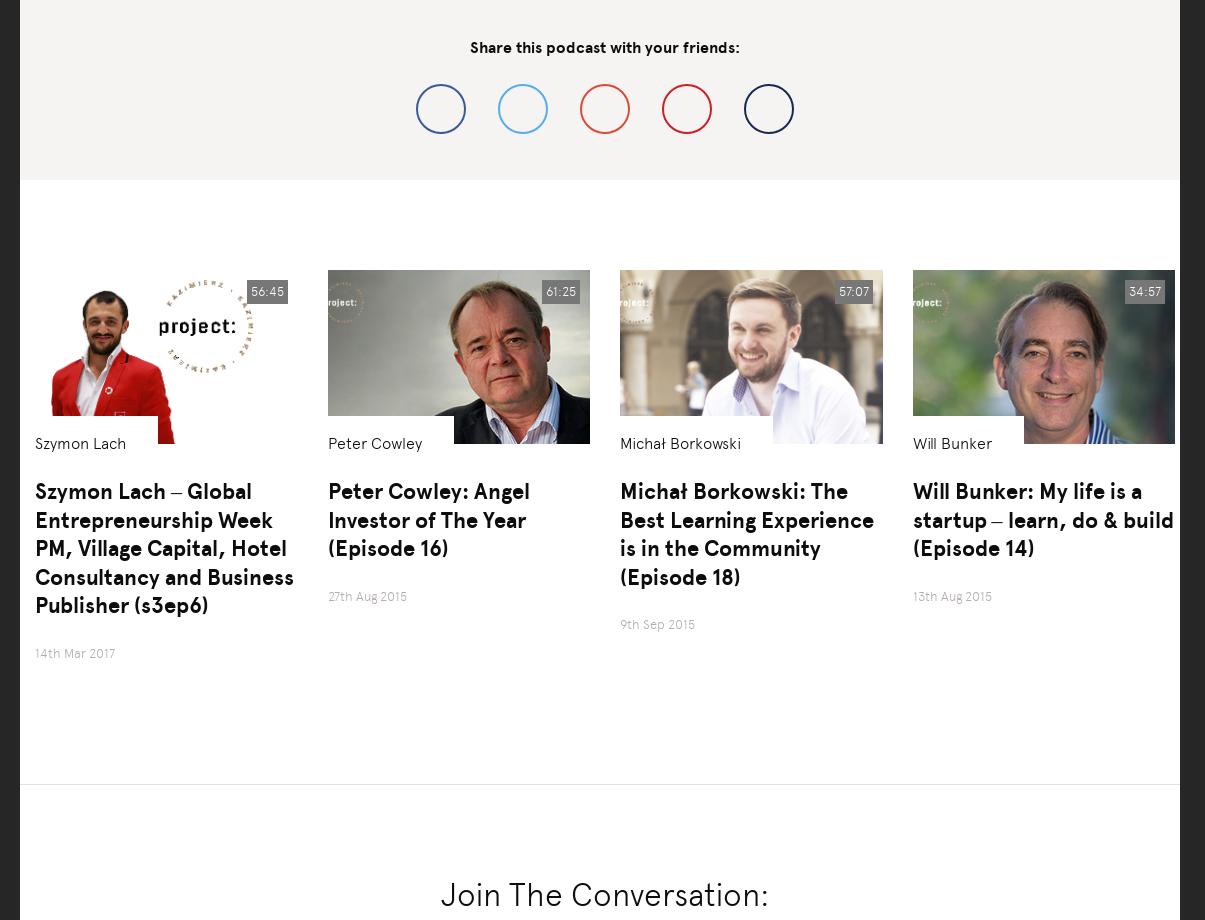 The width and height of the screenshot is (1205, 920). What do you see at coordinates (163, 548) in the screenshot?
I see `'Szymon Lach – Global Entrepreneurship Week PM, Village Capital, Hotel Consultancy and Business Publisher (s3ep6)'` at bounding box center [163, 548].